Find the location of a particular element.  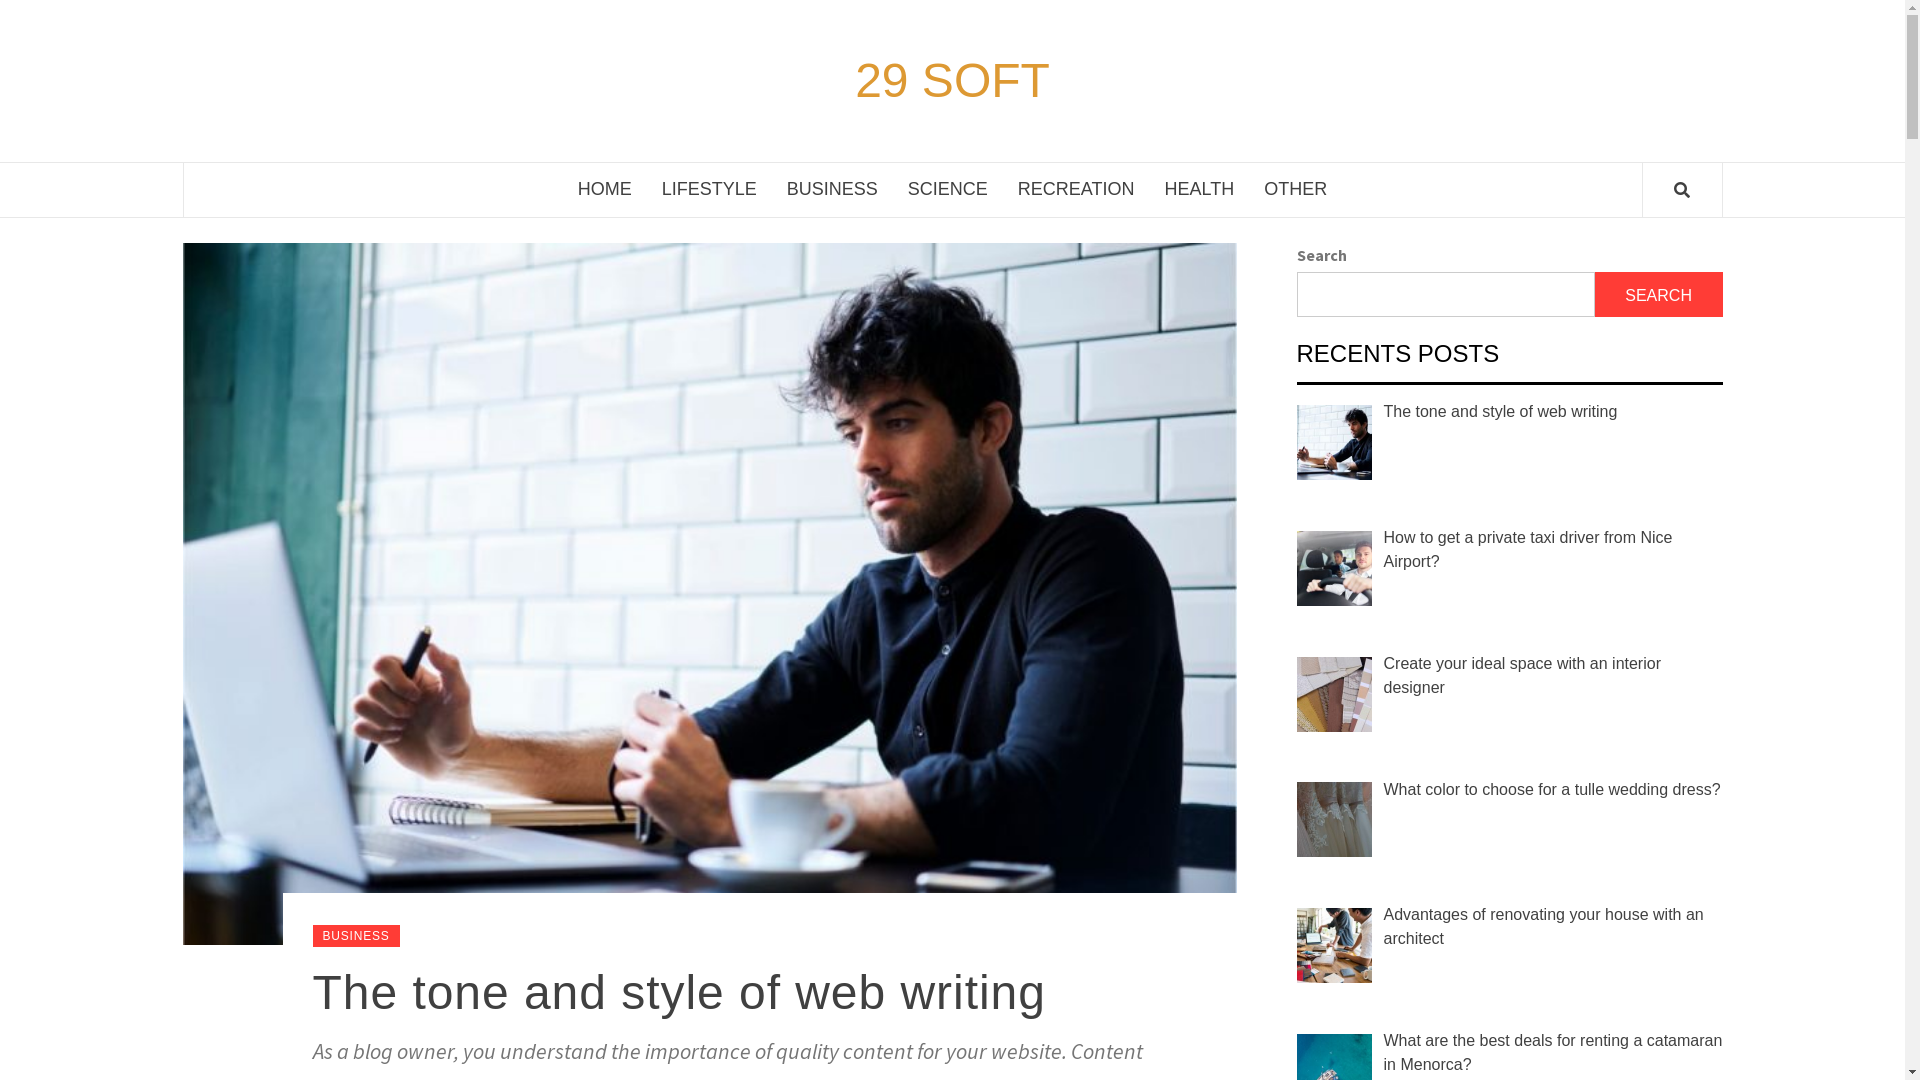

'SEARCH' is located at coordinates (1659, 294).